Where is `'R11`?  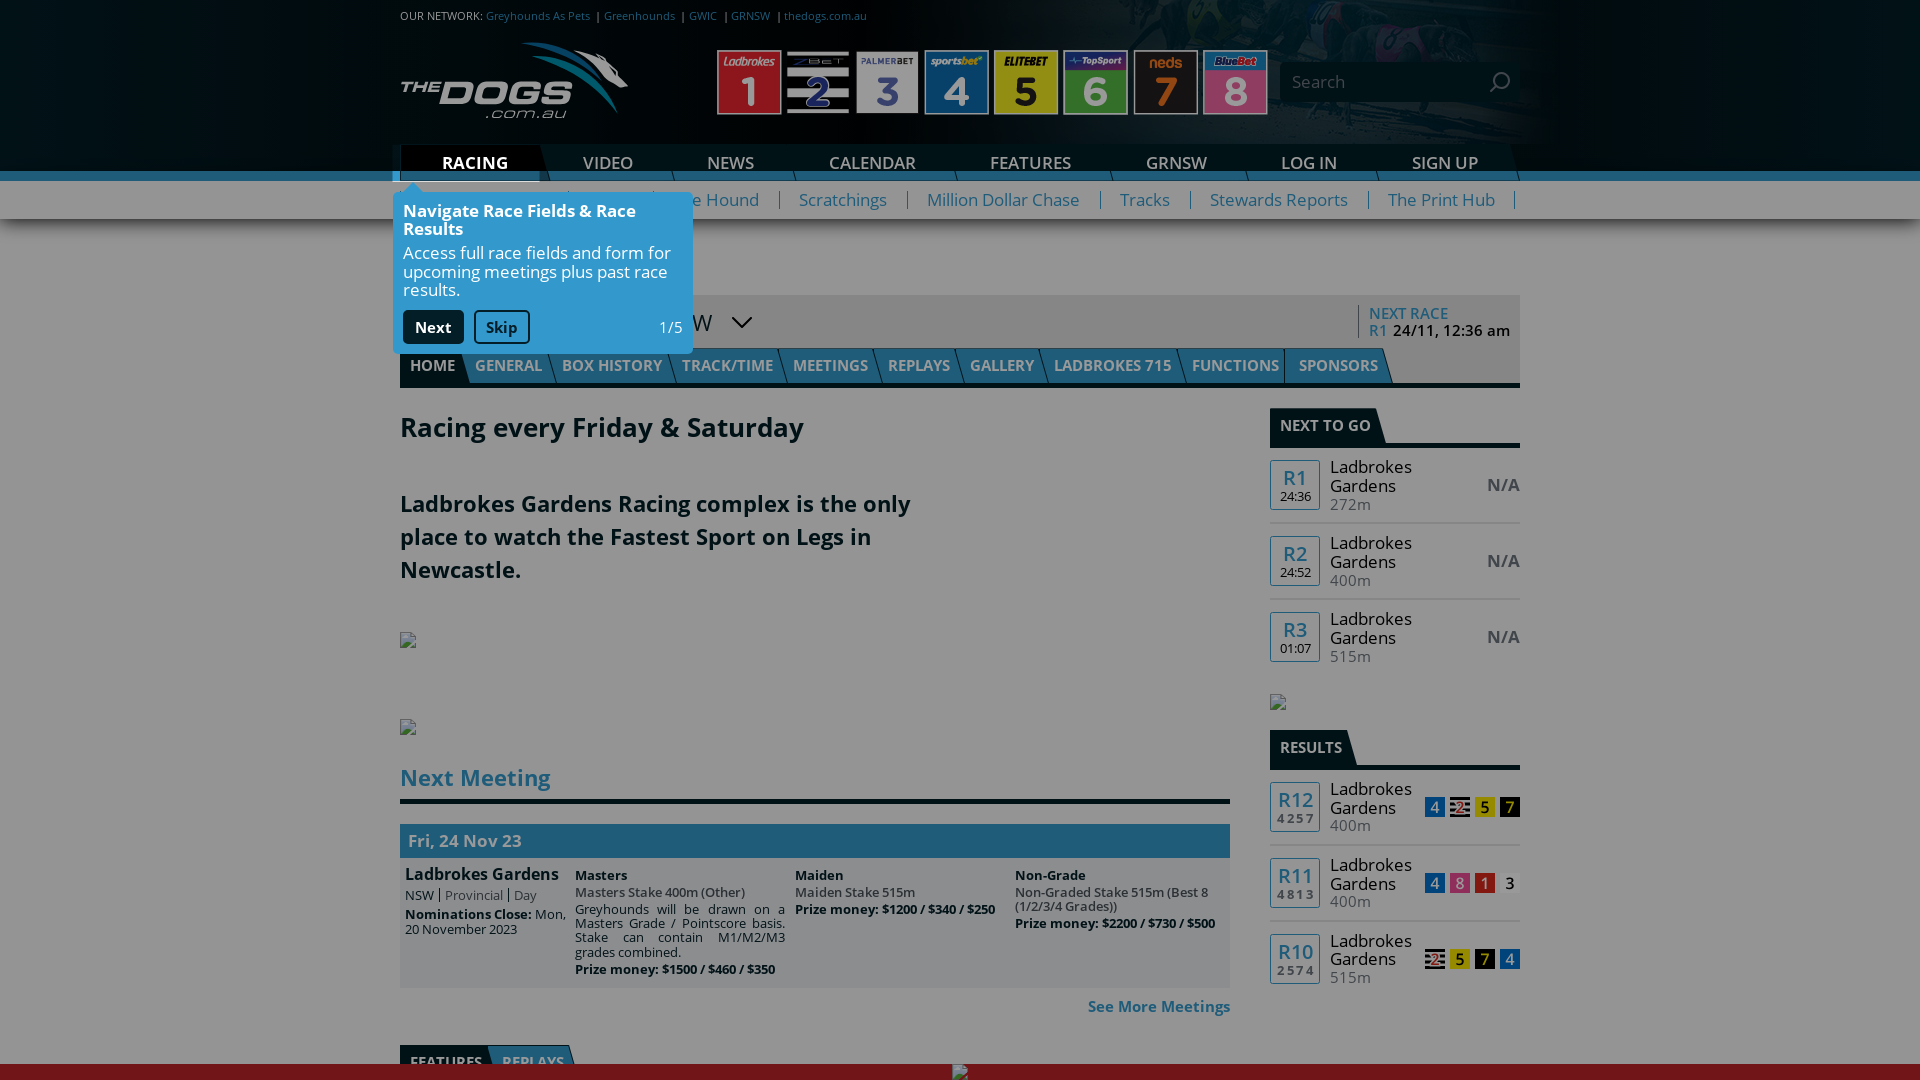 'R11 is located at coordinates (1394, 882).